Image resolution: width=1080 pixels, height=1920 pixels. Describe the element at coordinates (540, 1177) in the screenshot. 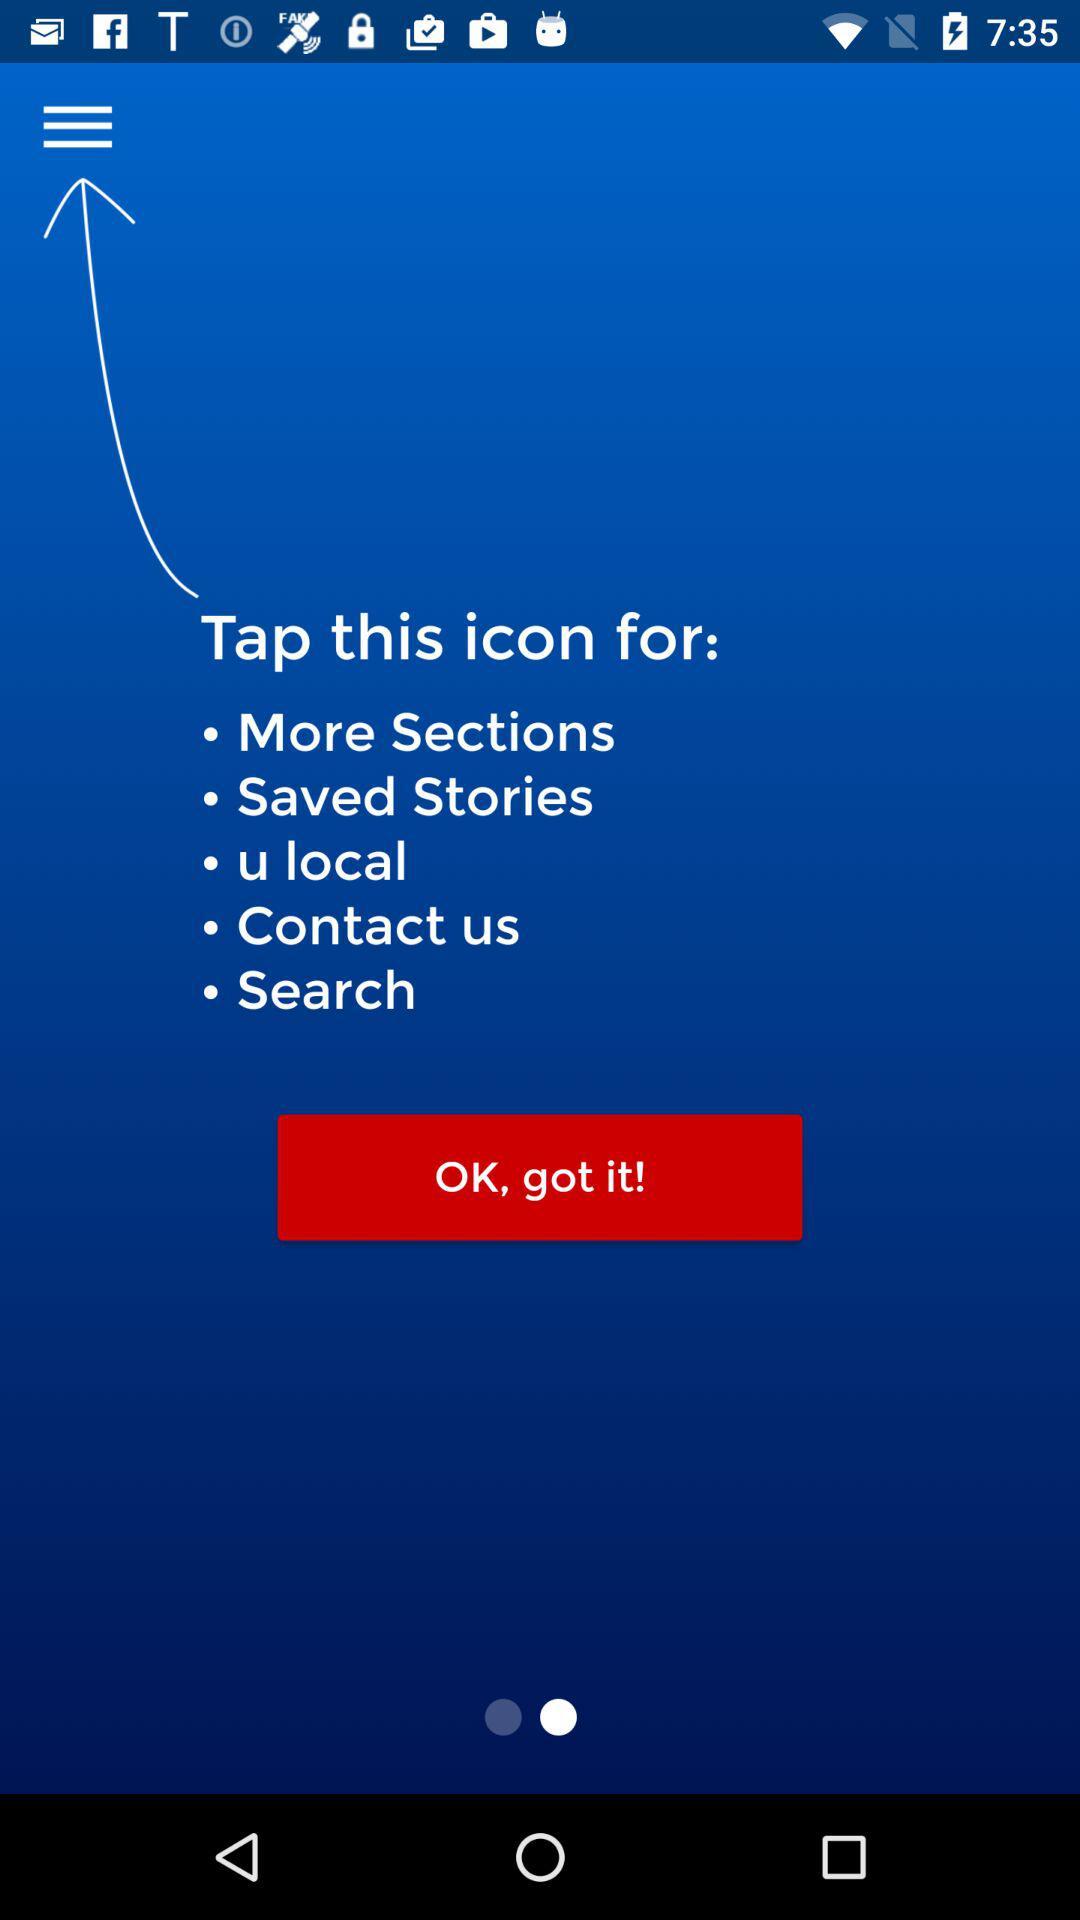

I see `the ok, got it! icon` at that location.